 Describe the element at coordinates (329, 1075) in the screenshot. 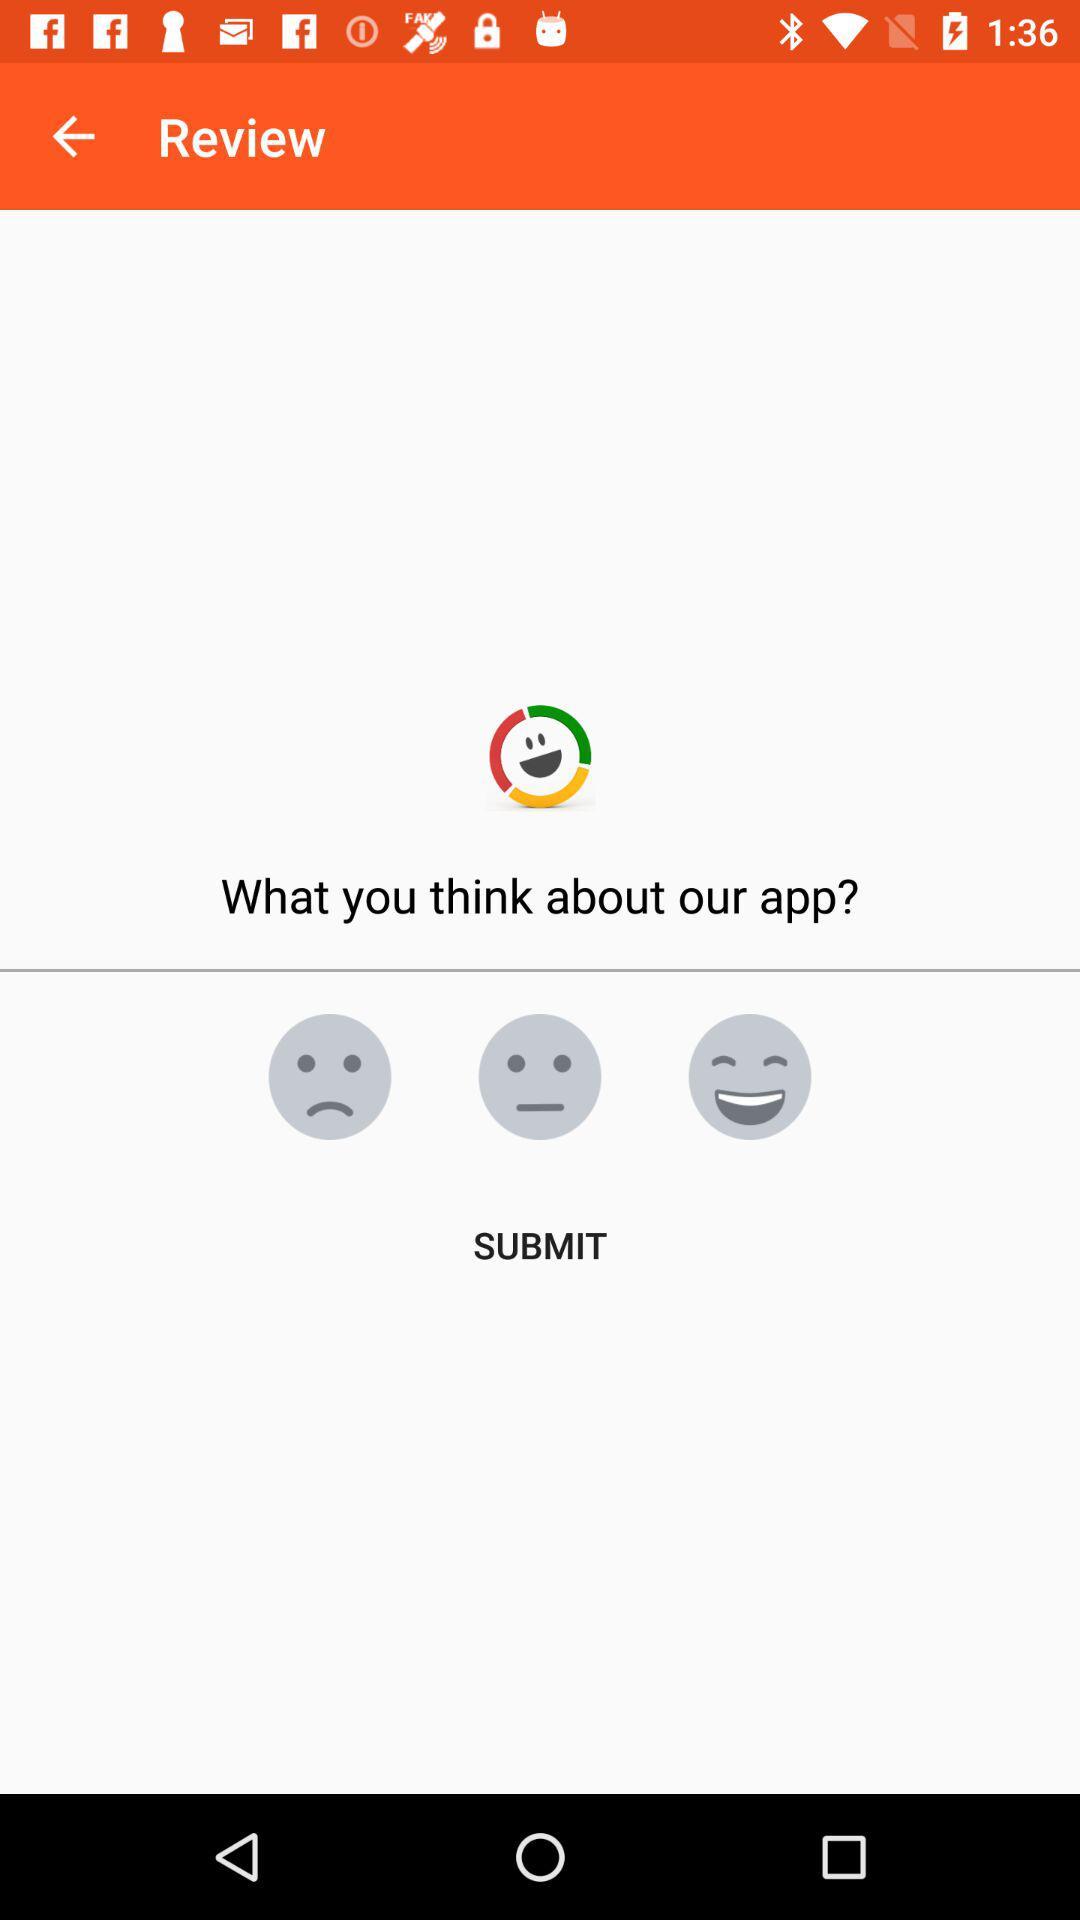

I see `rate app` at that location.